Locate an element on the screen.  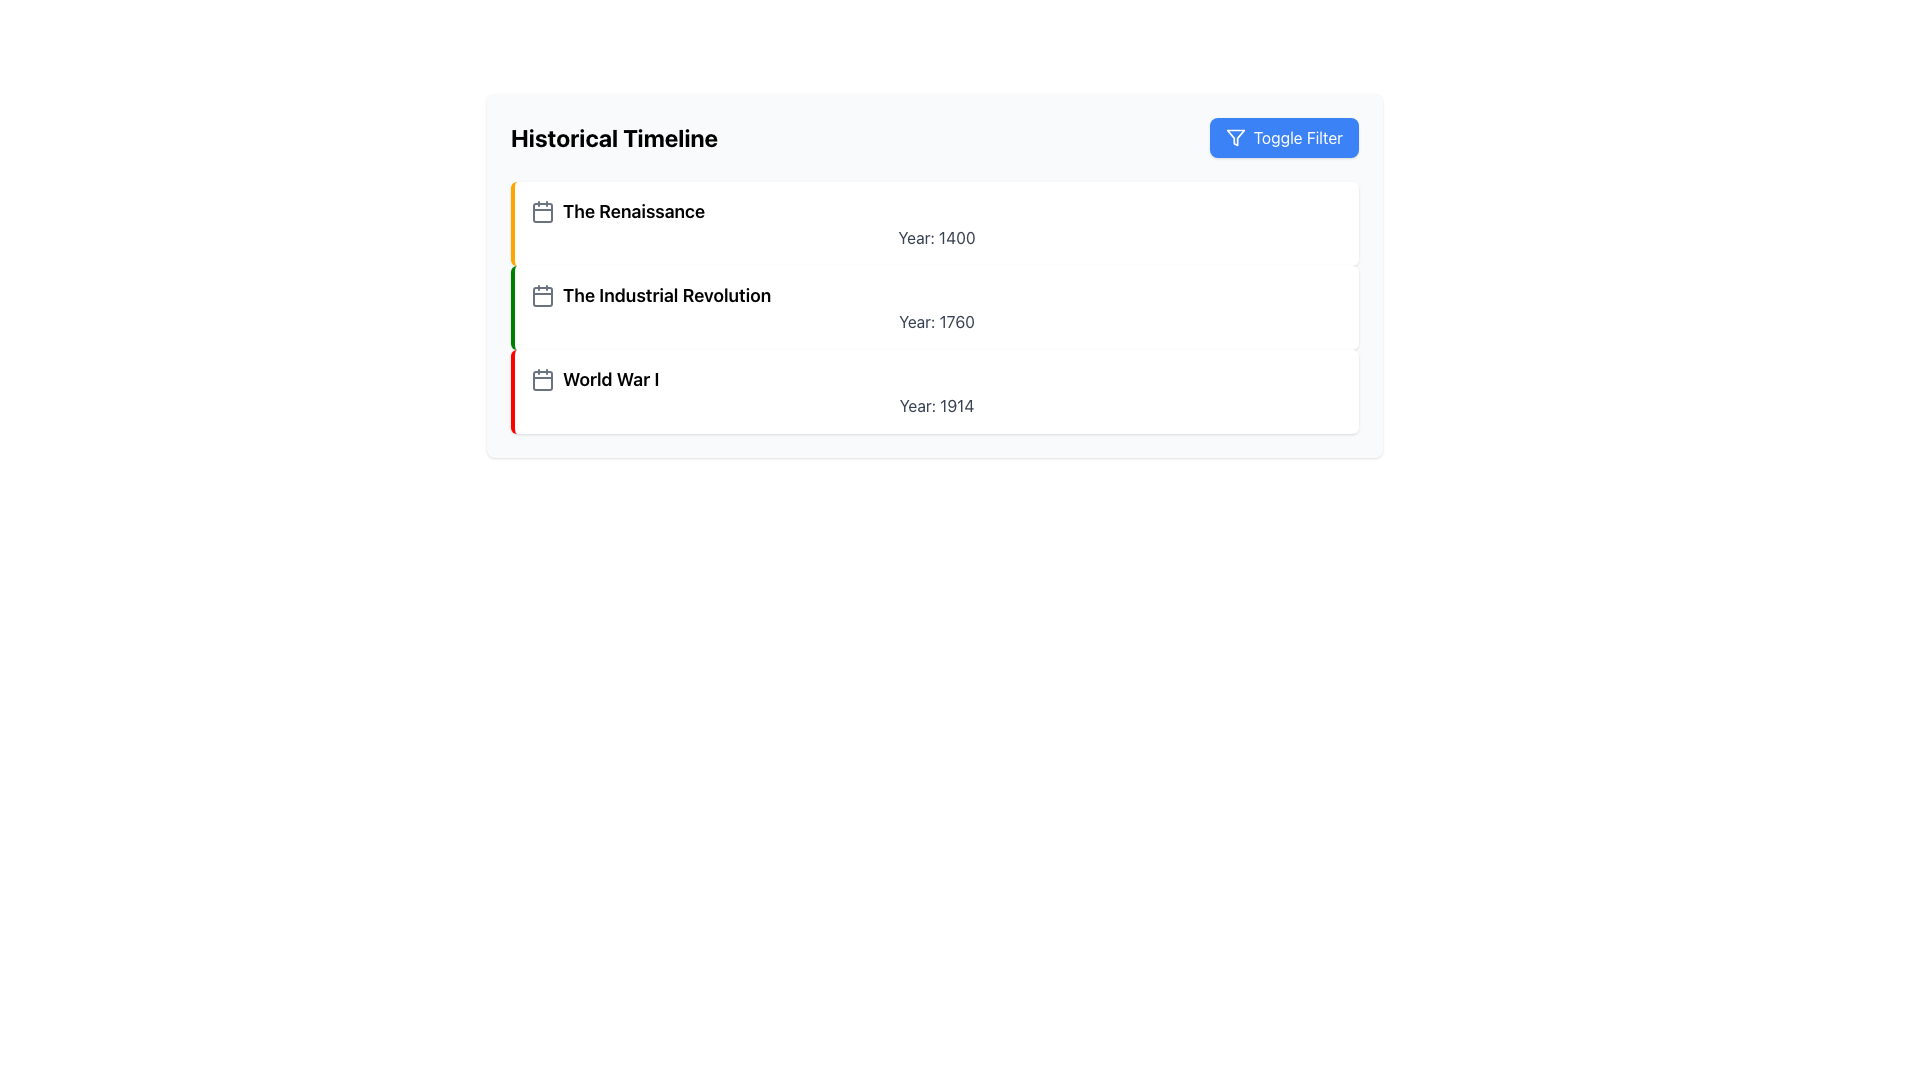
the rectangular frame of the calendar icon representing 'The Industrial Revolution' in the historical timeline if it is interactive is located at coordinates (542, 297).